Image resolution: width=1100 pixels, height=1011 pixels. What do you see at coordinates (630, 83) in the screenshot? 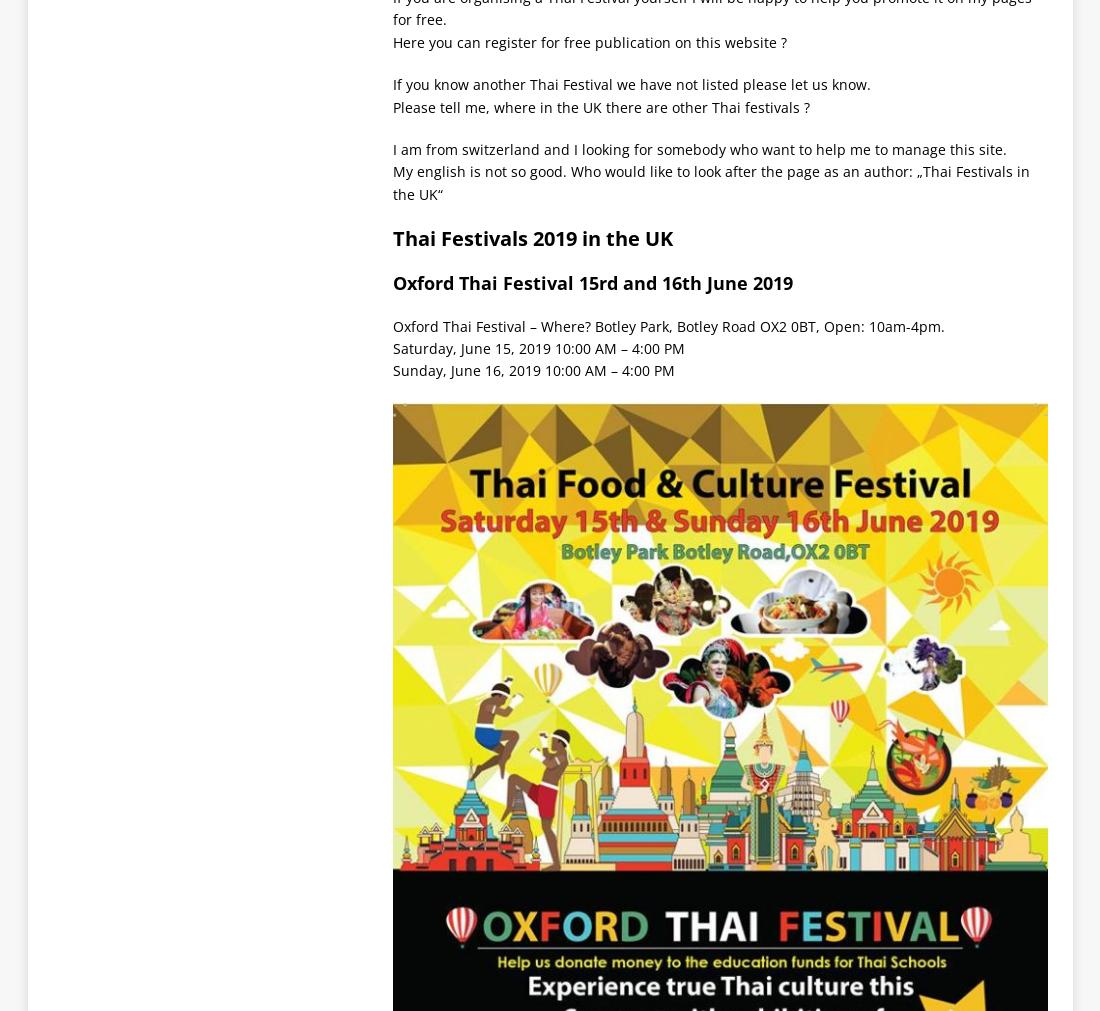
I see `'If you know another Thai Festival we have not listed please let us know.'` at bounding box center [630, 83].